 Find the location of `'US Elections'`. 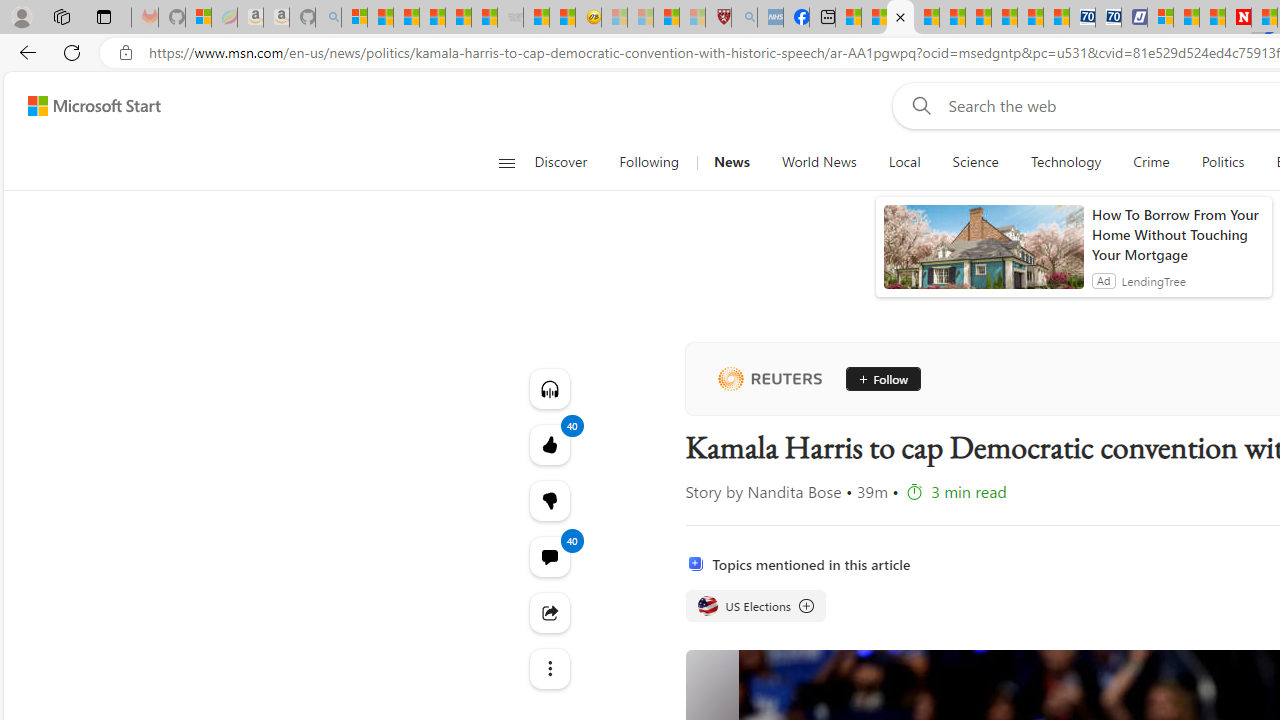

'US Elections' is located at coordinates (707, 605).